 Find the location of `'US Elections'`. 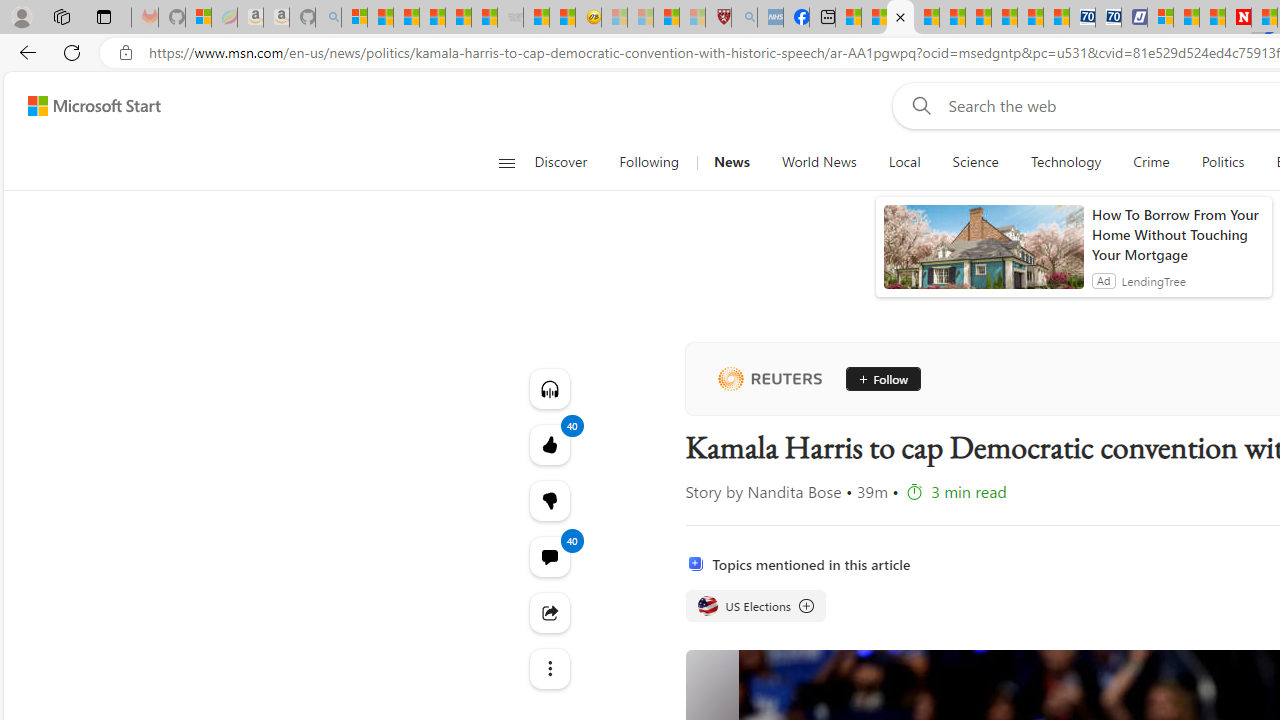

'US Elections' is located at coordinates (707, 605).